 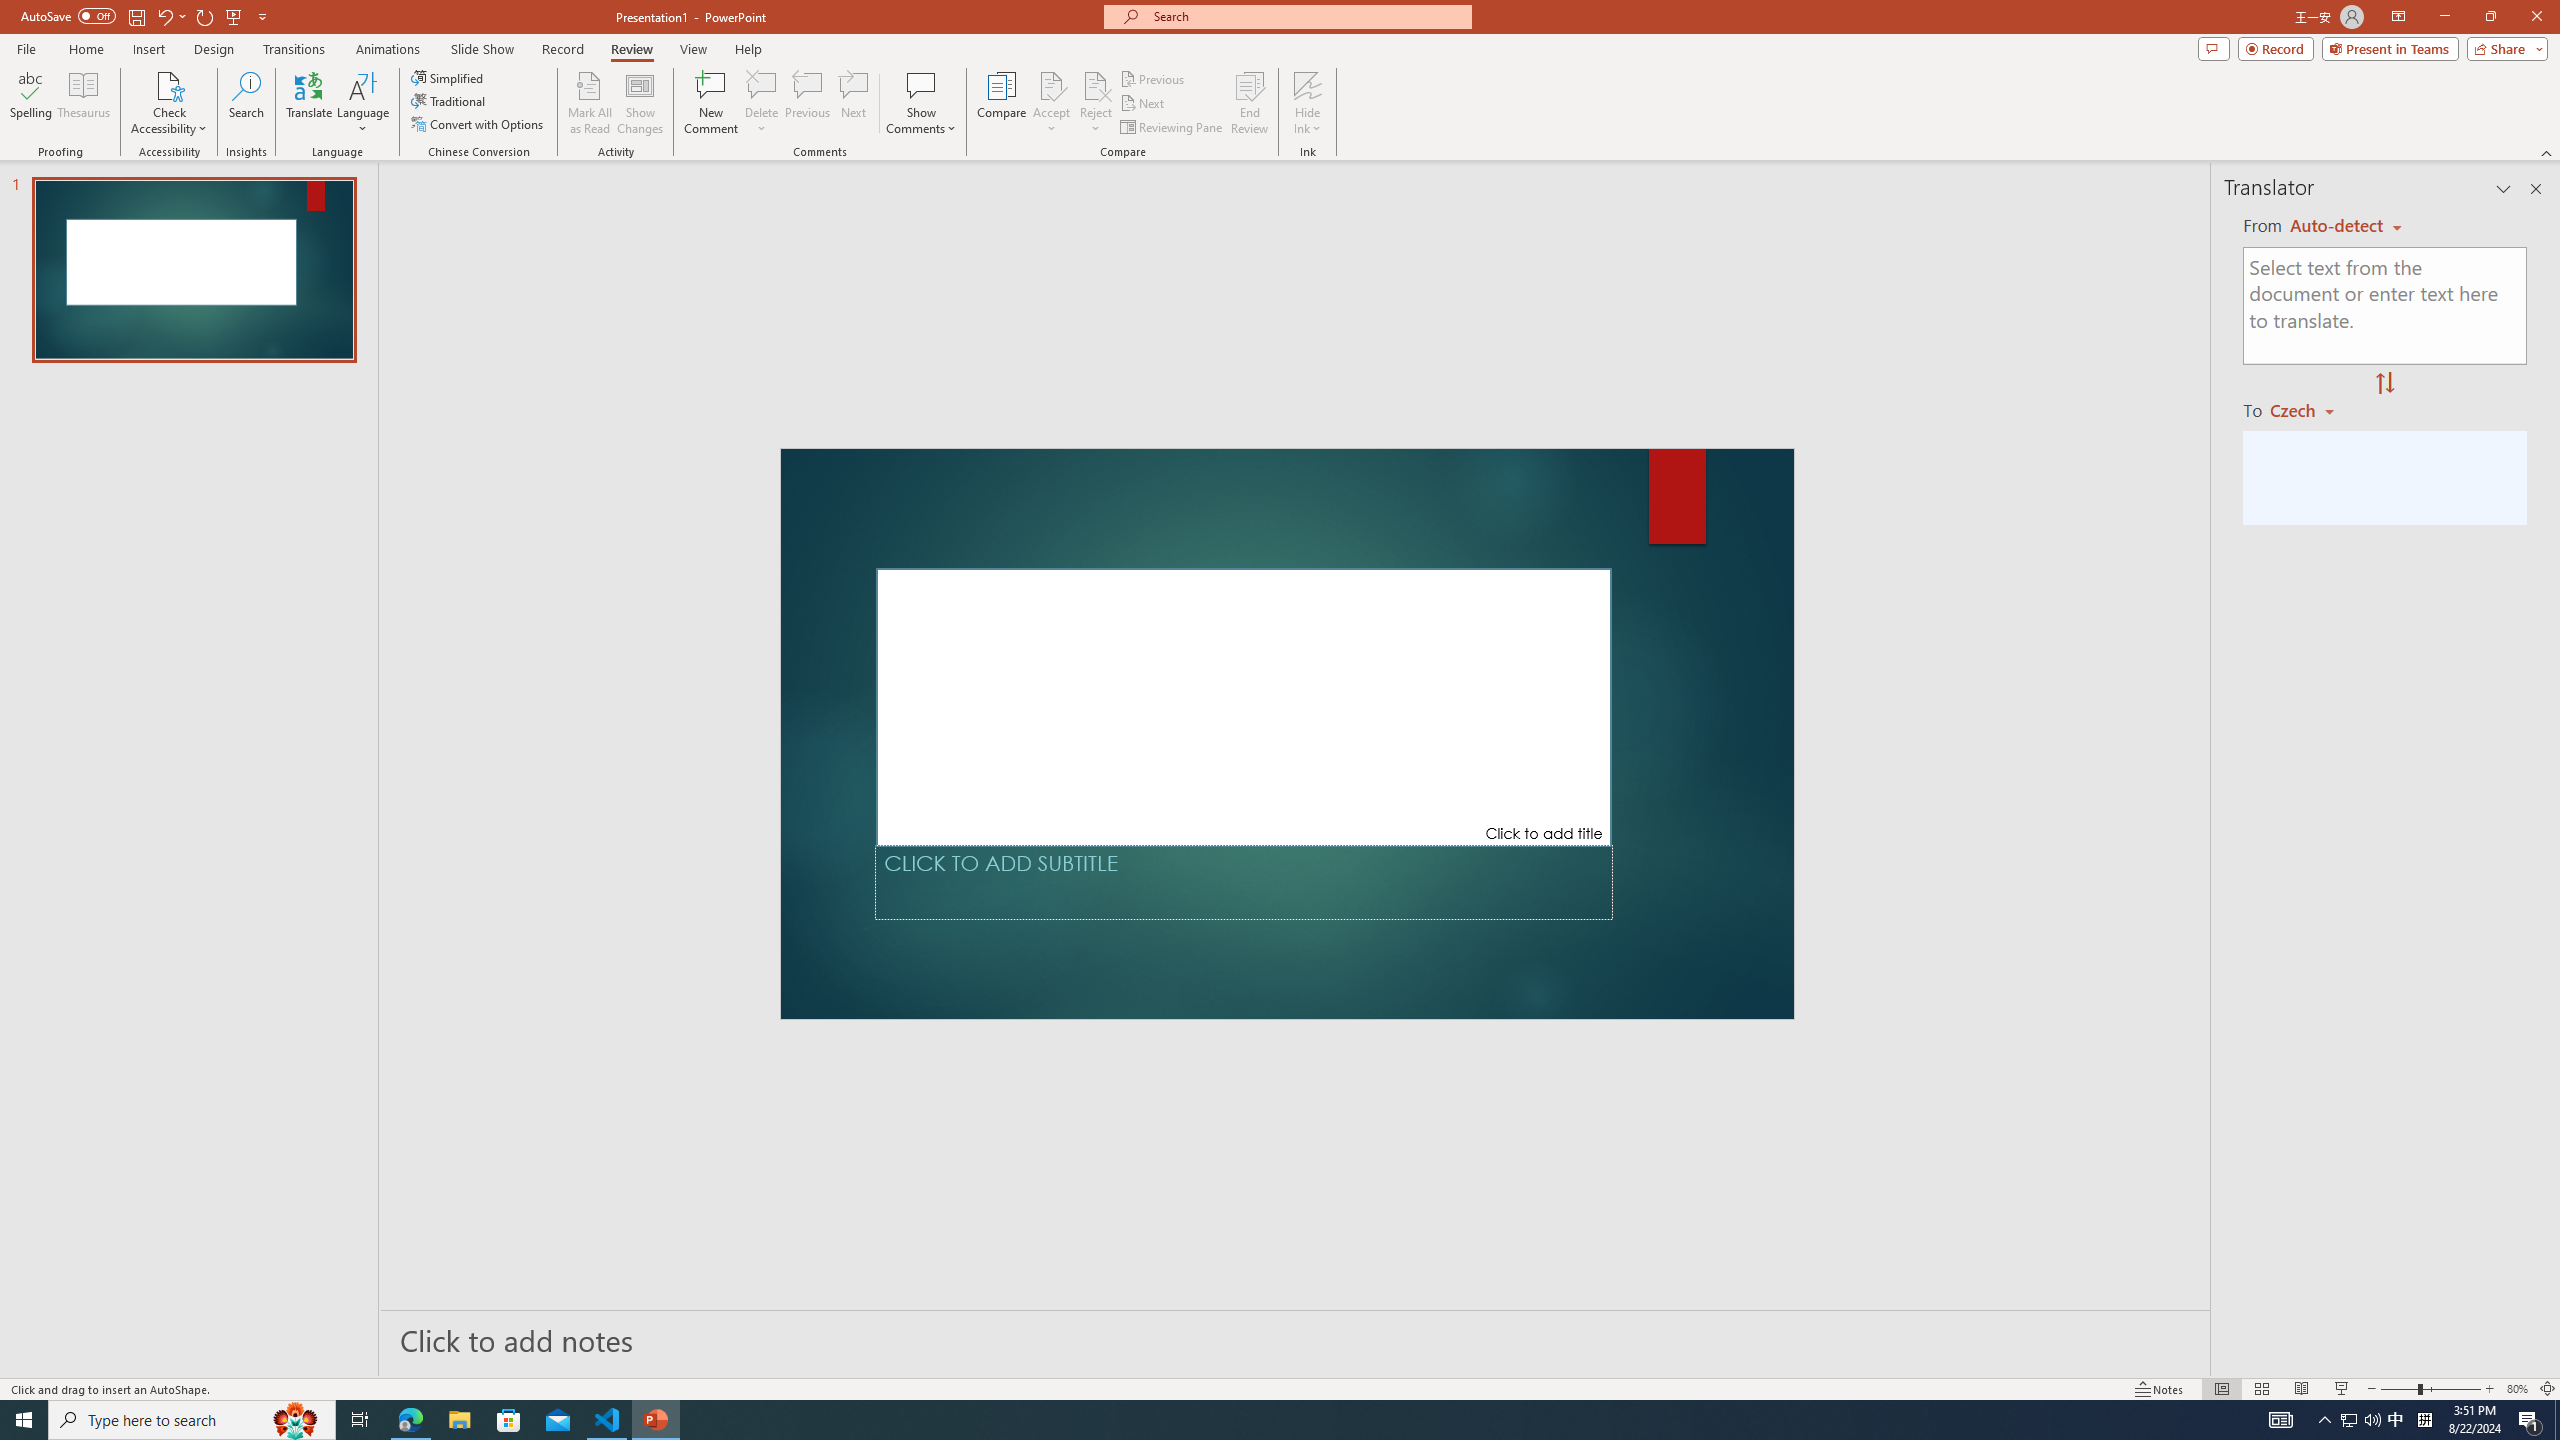 I want to click on 'Accept', so click(x=1051, y=103).